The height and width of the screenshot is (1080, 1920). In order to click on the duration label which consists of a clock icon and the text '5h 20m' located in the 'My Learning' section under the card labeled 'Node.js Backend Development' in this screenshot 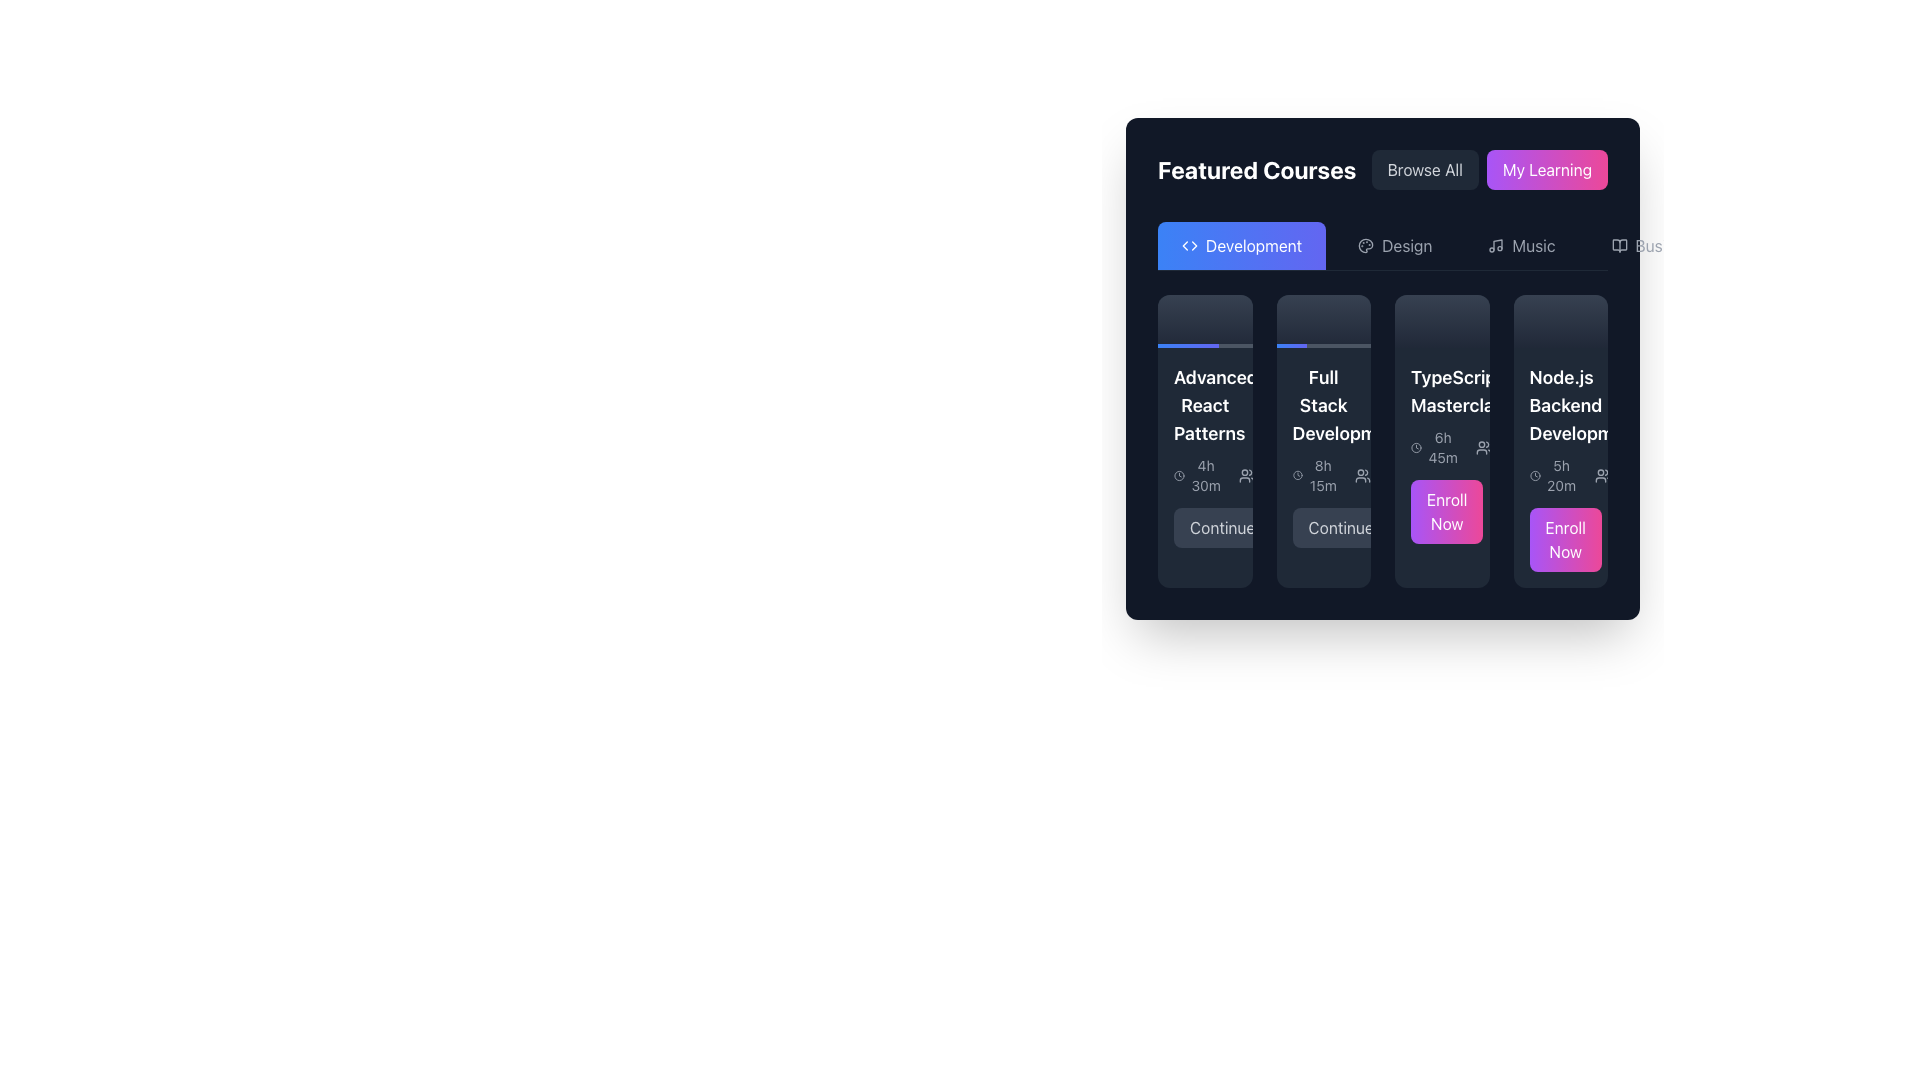, I will do `click(1553, 475)`.